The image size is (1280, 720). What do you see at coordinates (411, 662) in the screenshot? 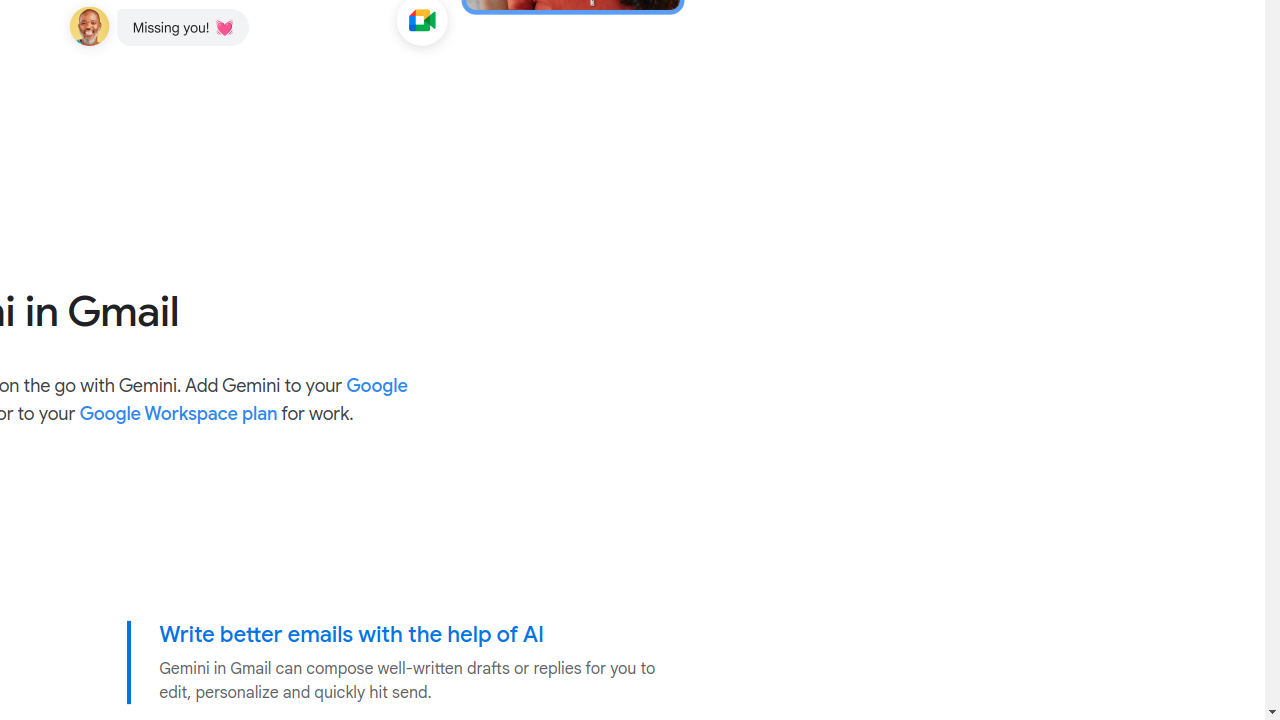
I see `'Write better emails with the help of AI Gemini in Gmail can compose well-written drafts or replies for you to edit, personalize and quickly hit send.'` at bounding box center [411, 662].